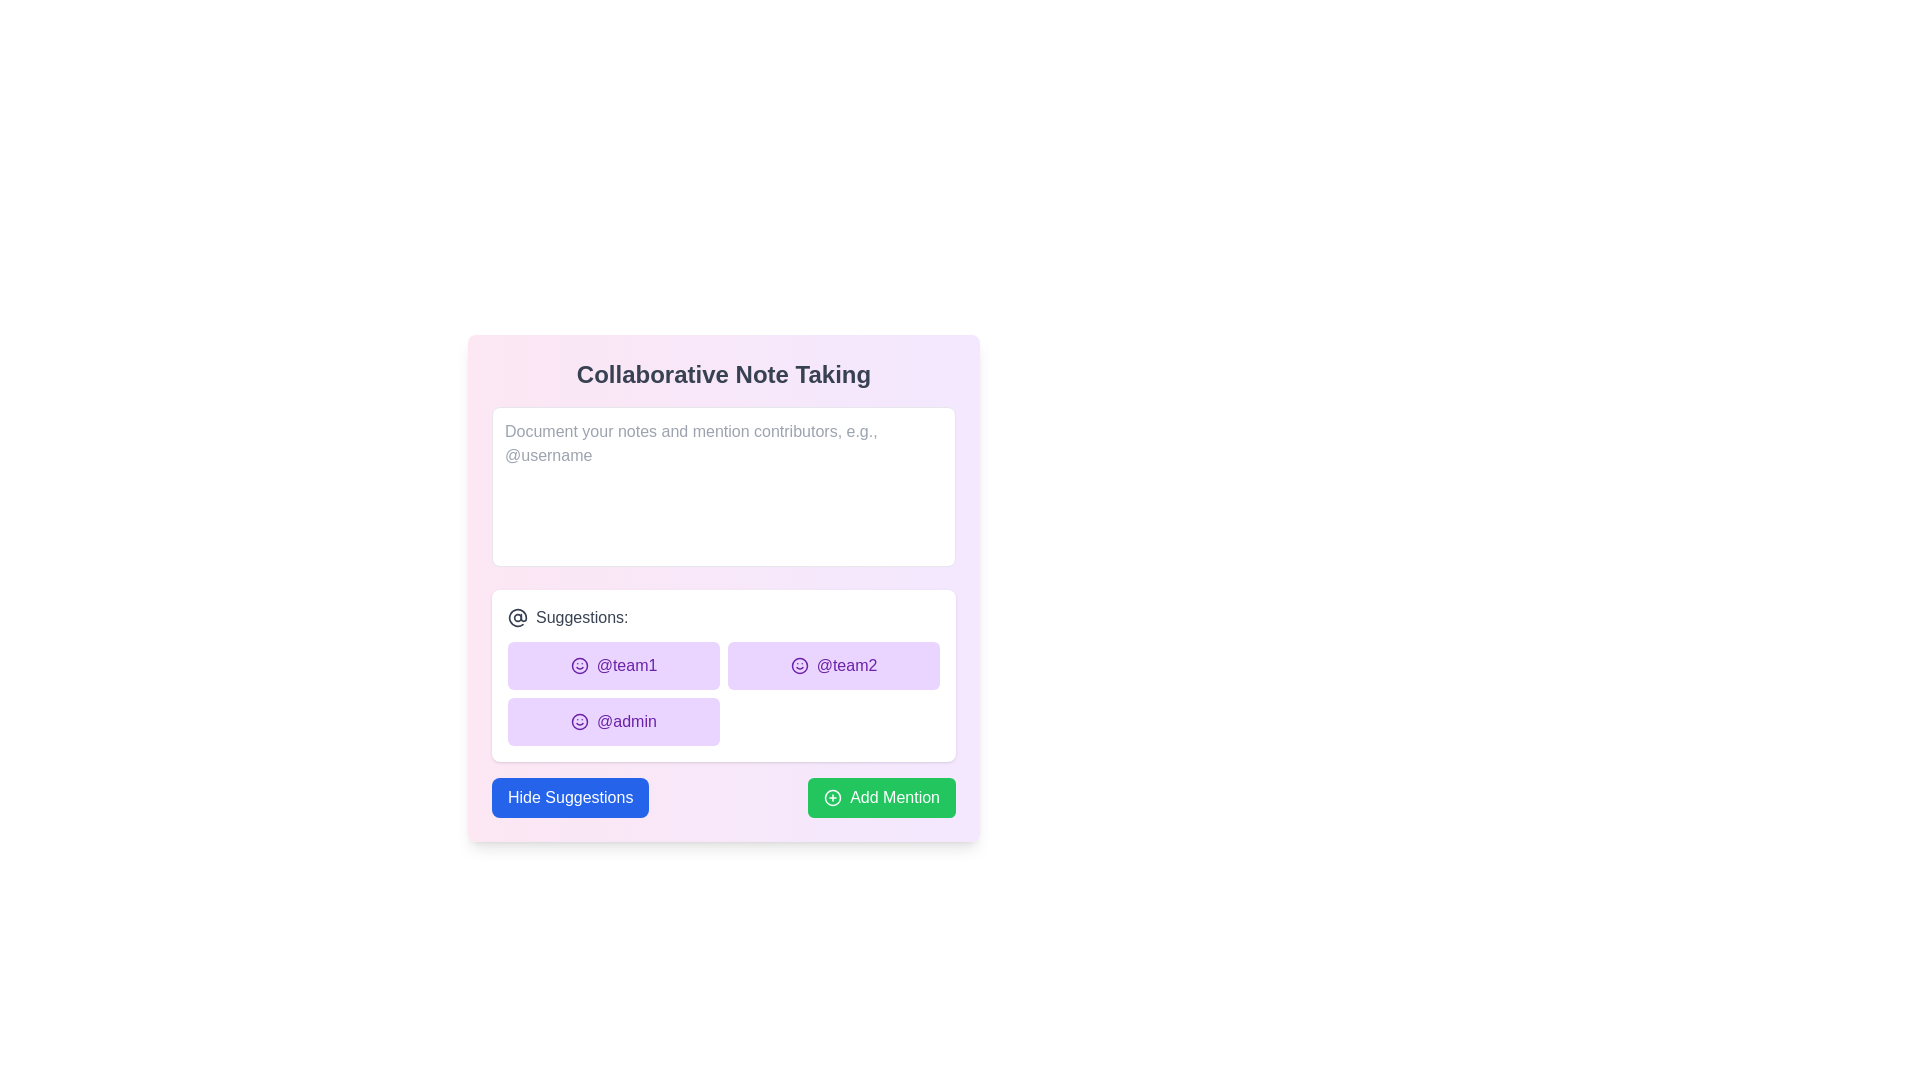 Image resolution: width=1920 pixels, height=1080 pixels. I want to click on the blue rectangular button labeled 'Hide Suggestions' with white text, located at the bottom-left corner of the interactive section, so click(569, 797).